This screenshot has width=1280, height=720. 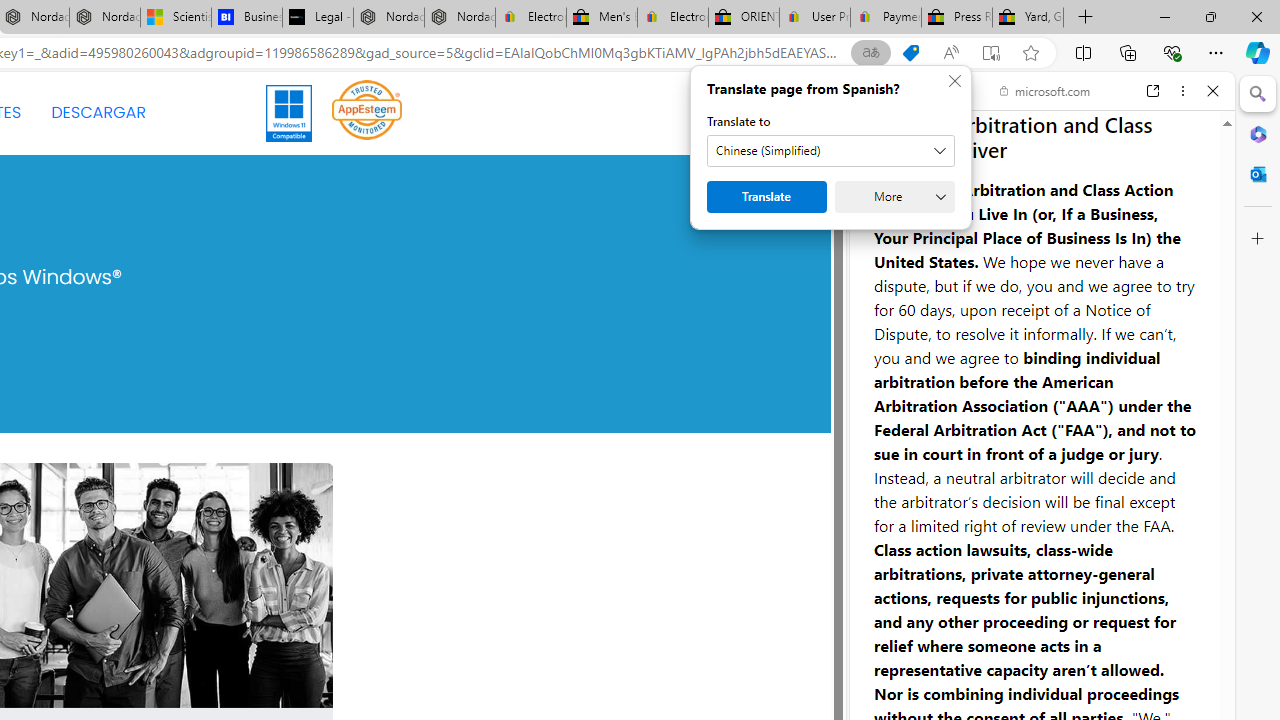 What do you see at coordinates (367, 109) in the screenshot?
I see `'App Esteem'` at bounding box center [367, 109].